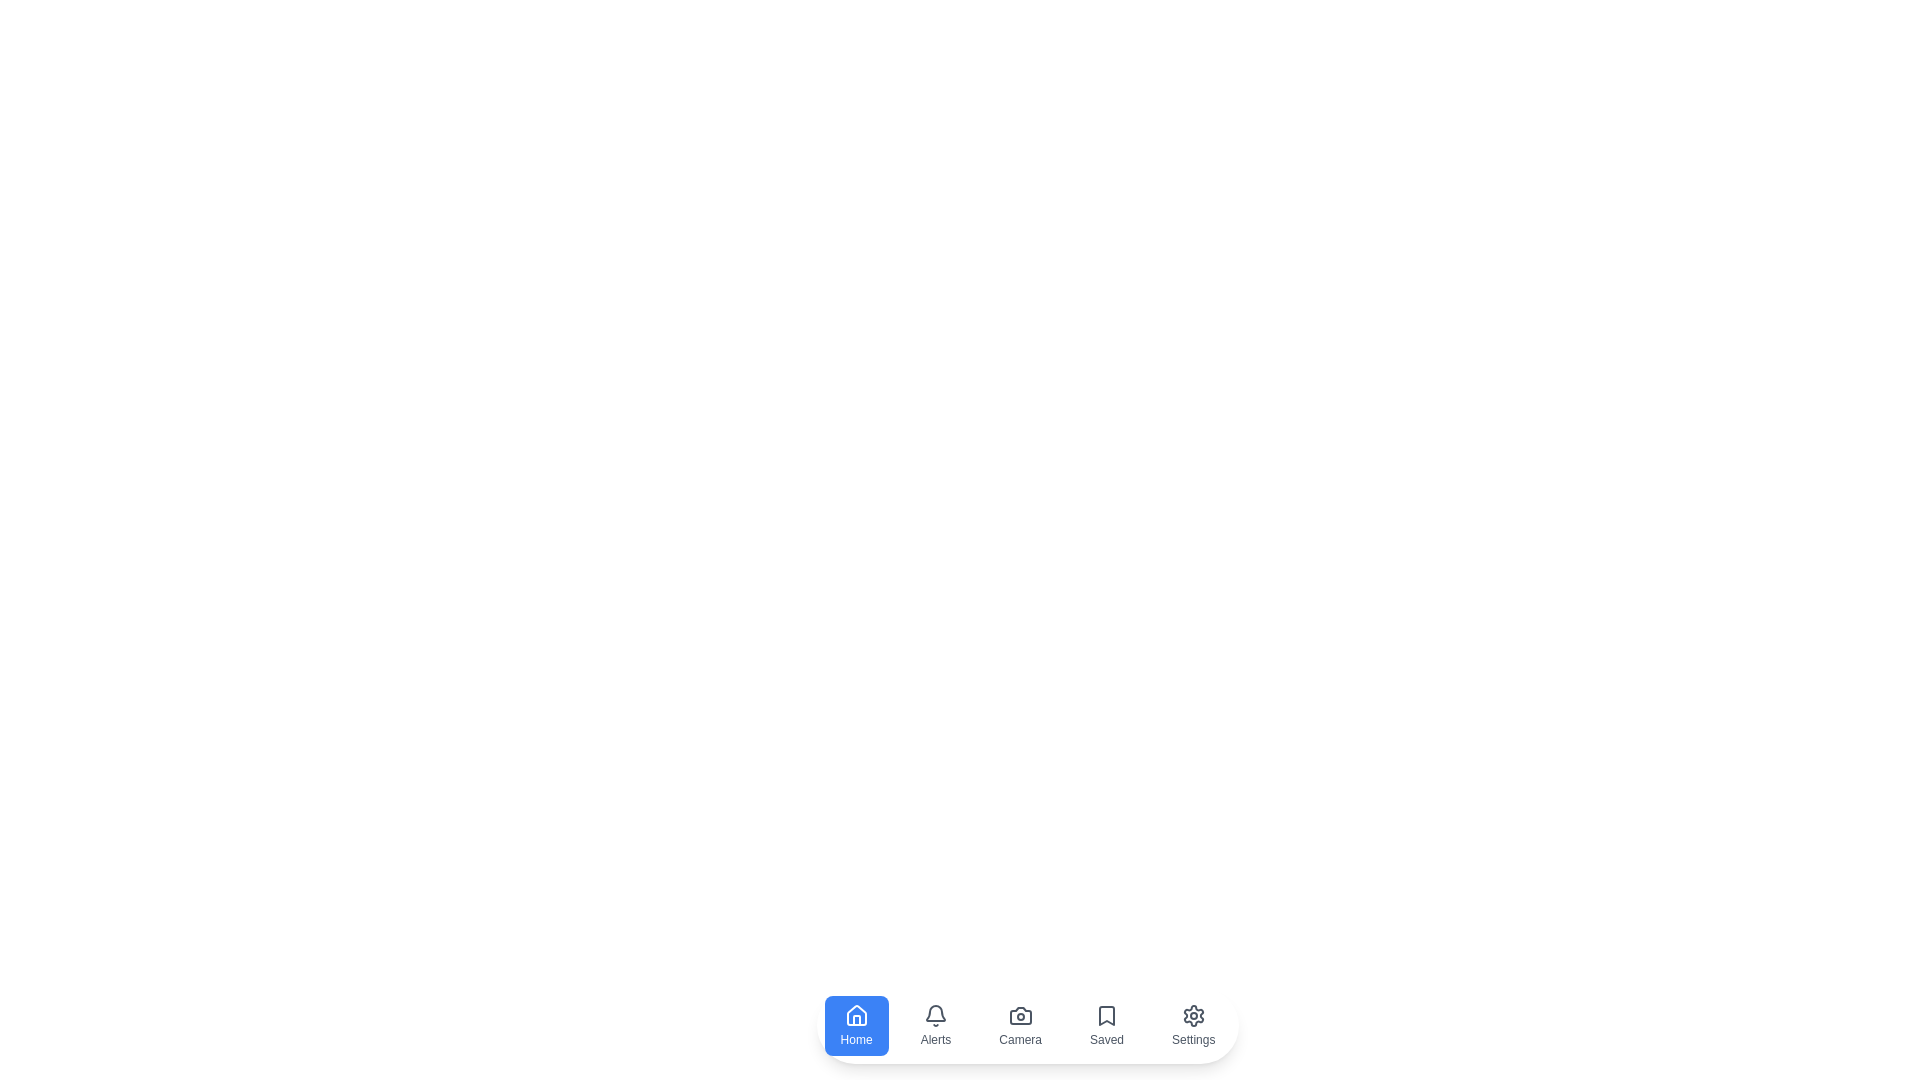  I want to click on the Settings icon in the bottom navigation bar, so click(1194, 1026).